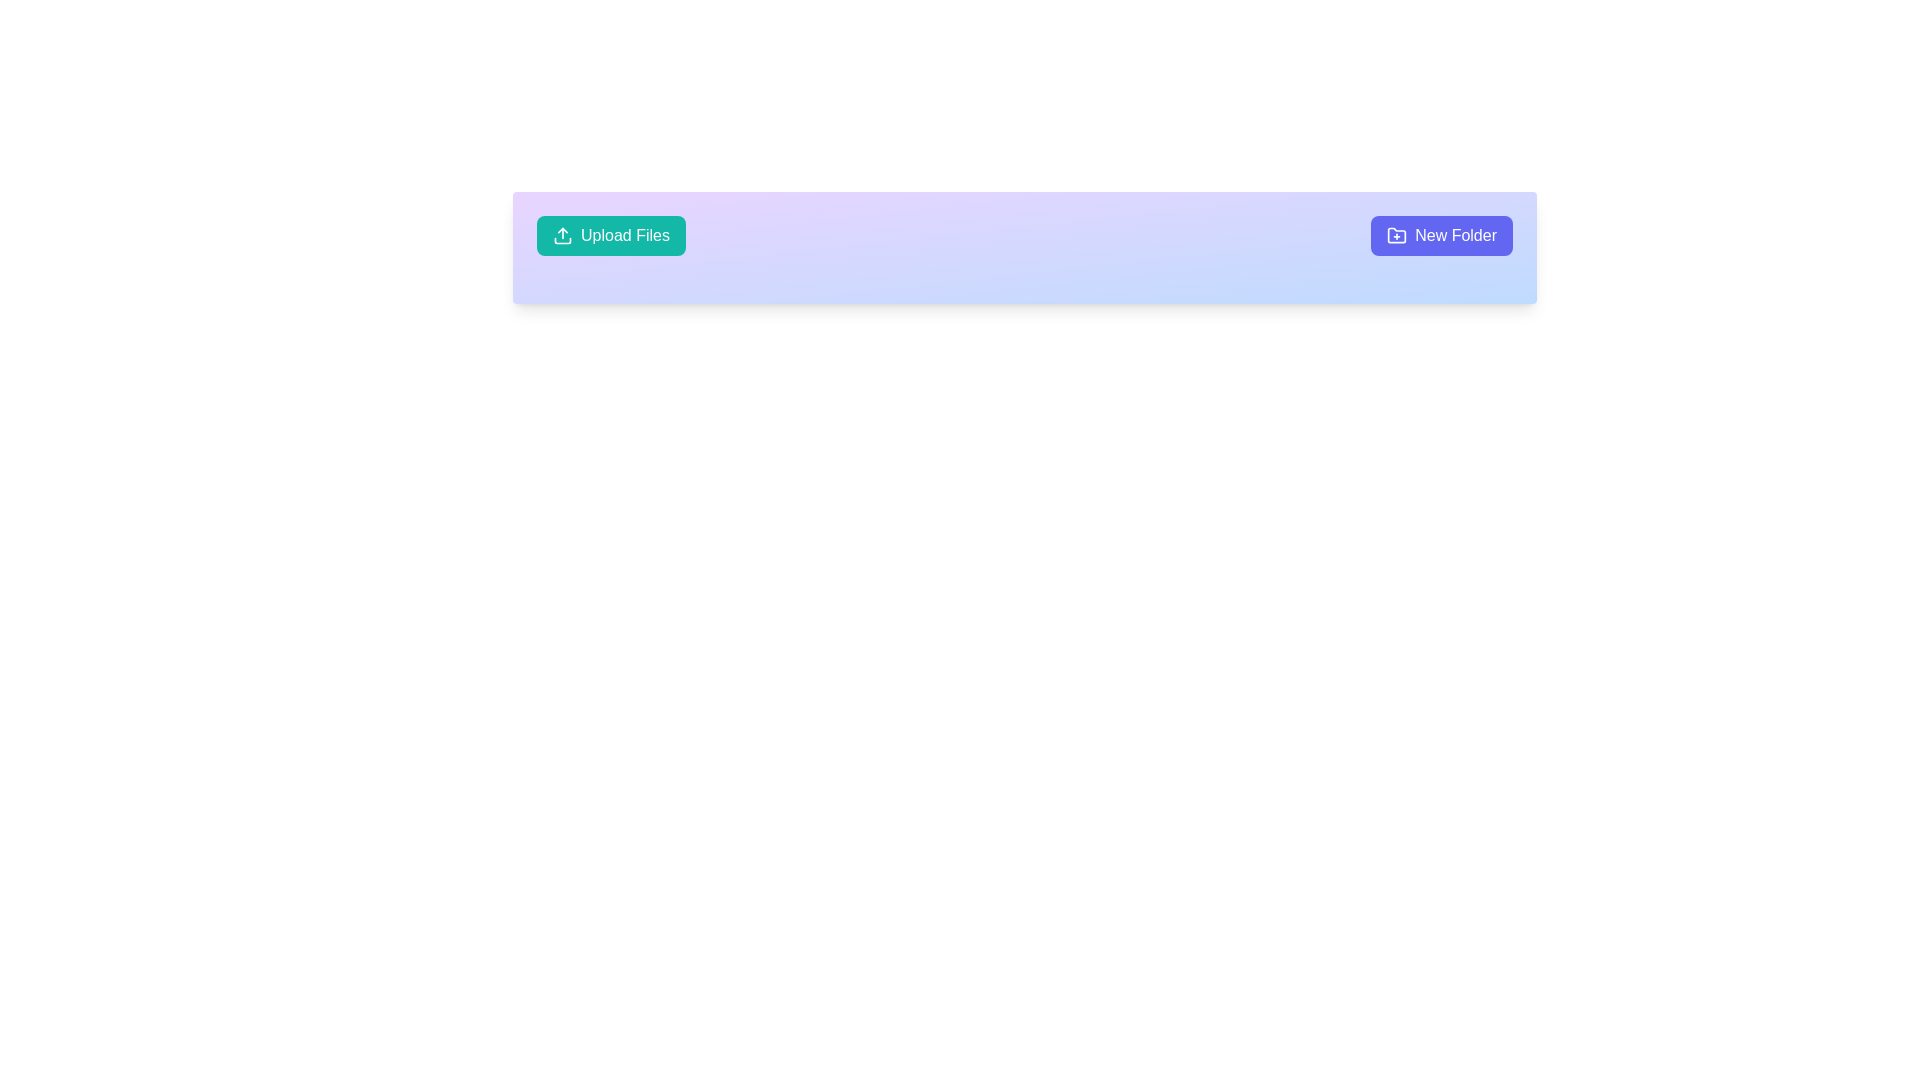 This screenshot has height=1080, width=1920. Describe the element at coordinates (1396, 234) in the screenshot. I see `the small folder icon with a plus sign embedded within the 'New Folder' button, which is located at the left side of the button, aligned with the text 'New Folder'` at that location.